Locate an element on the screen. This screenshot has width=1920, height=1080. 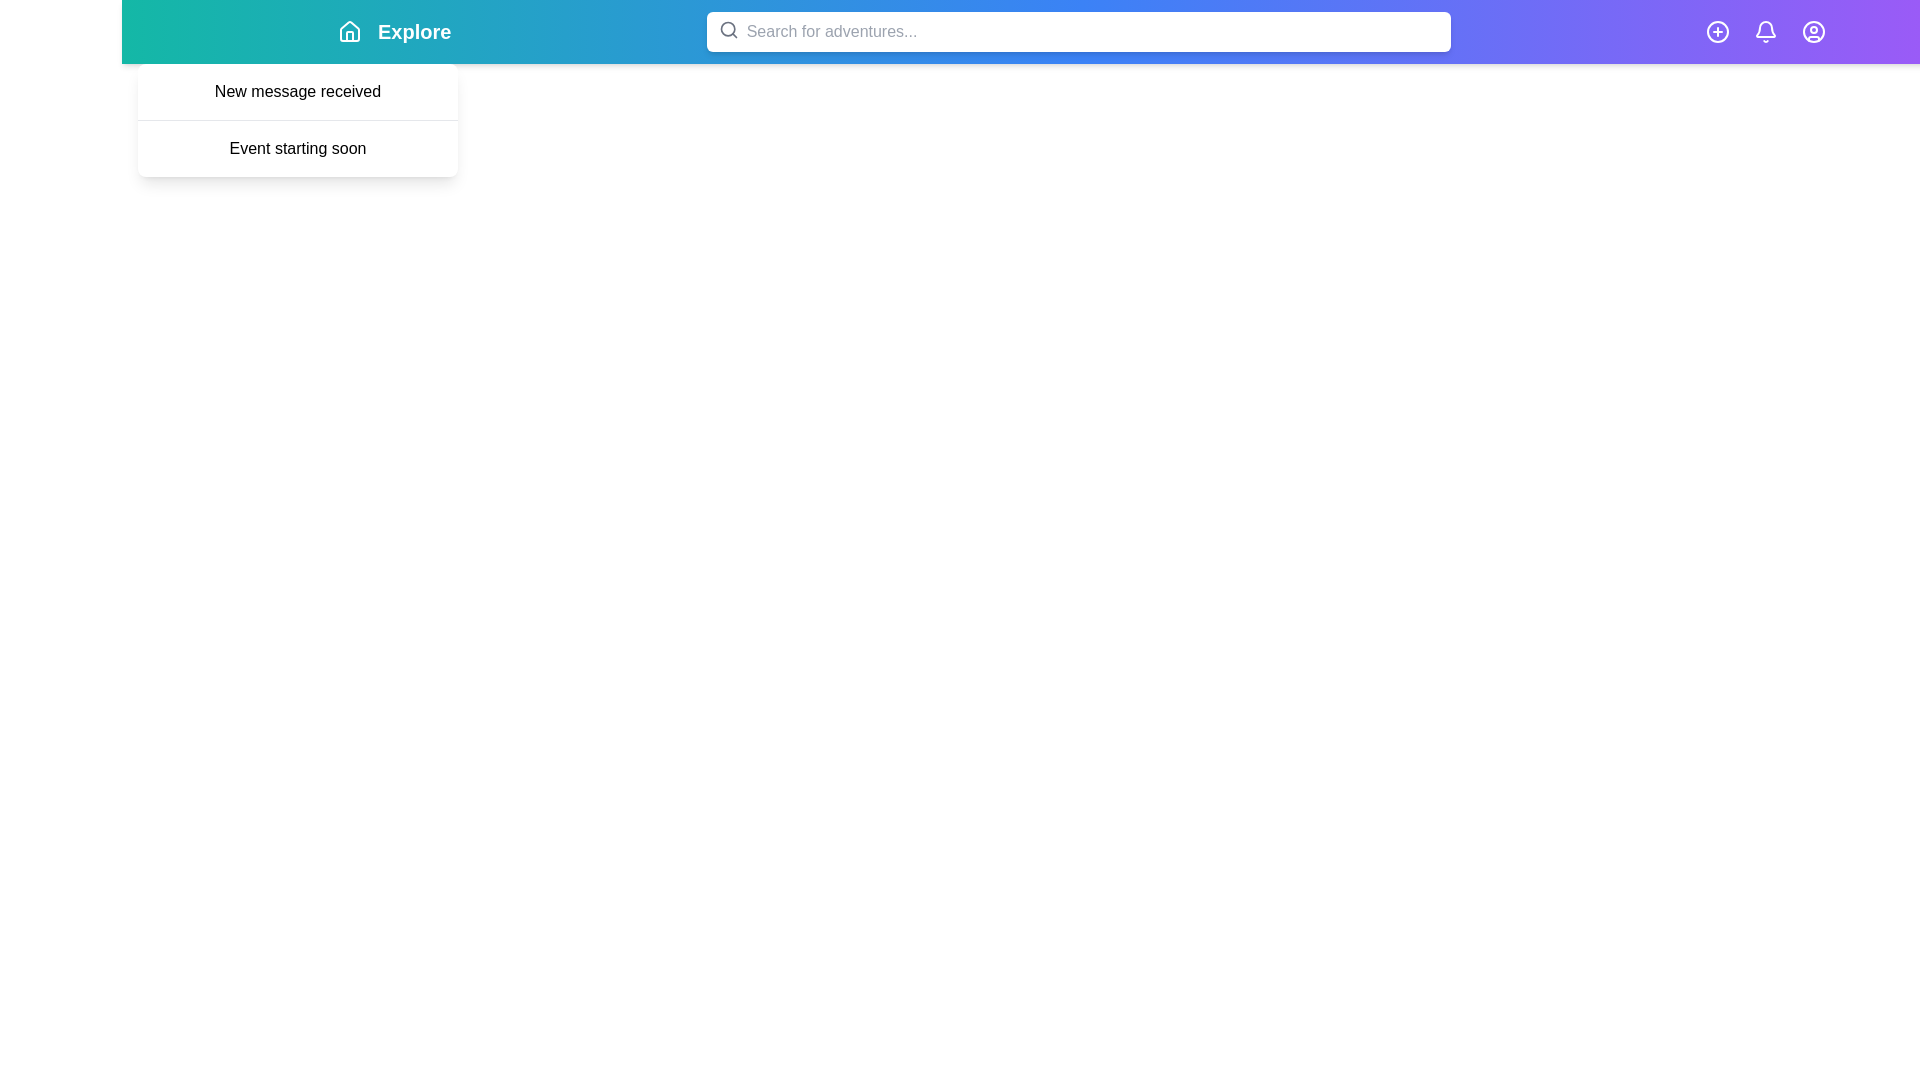
the notification 'Event starting soon' in the dropdown is located at coordinates (296, 147).